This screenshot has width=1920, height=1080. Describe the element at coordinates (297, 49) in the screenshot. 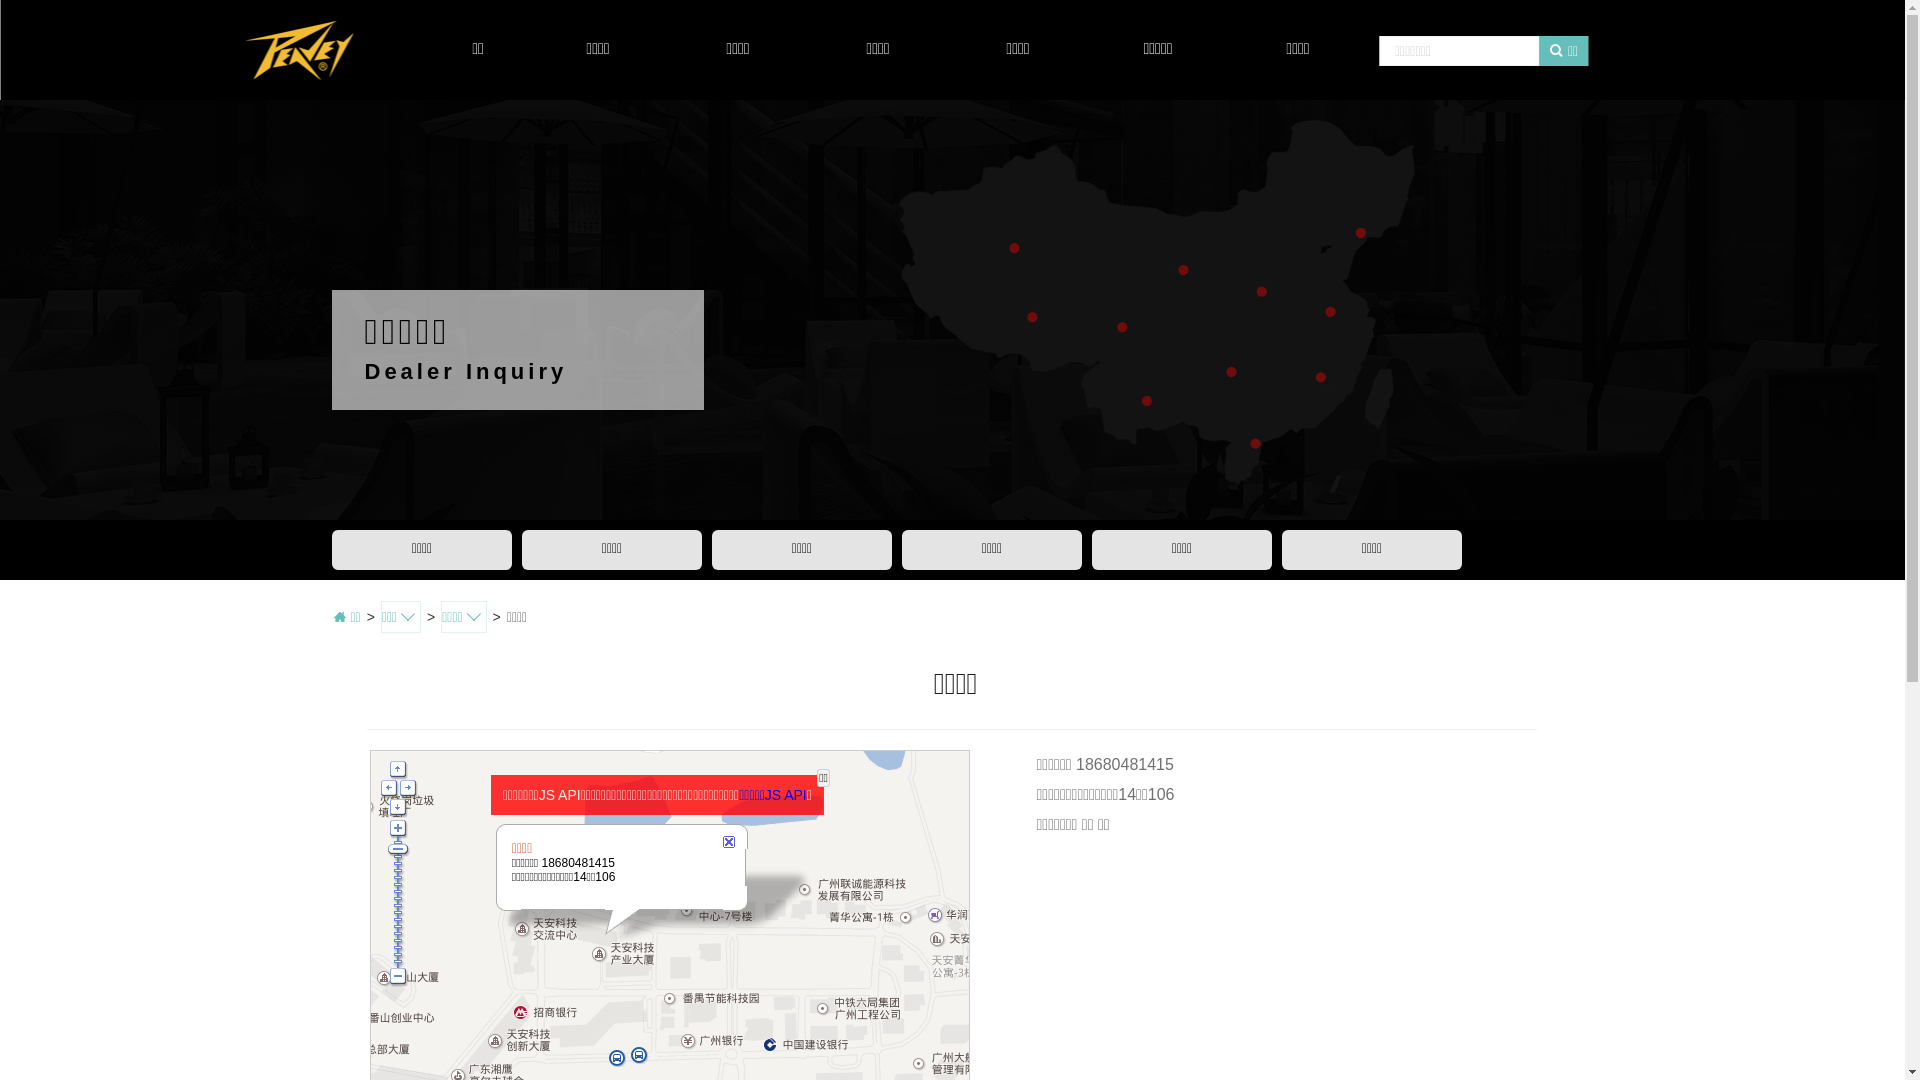

I see `'logo'` at that location.